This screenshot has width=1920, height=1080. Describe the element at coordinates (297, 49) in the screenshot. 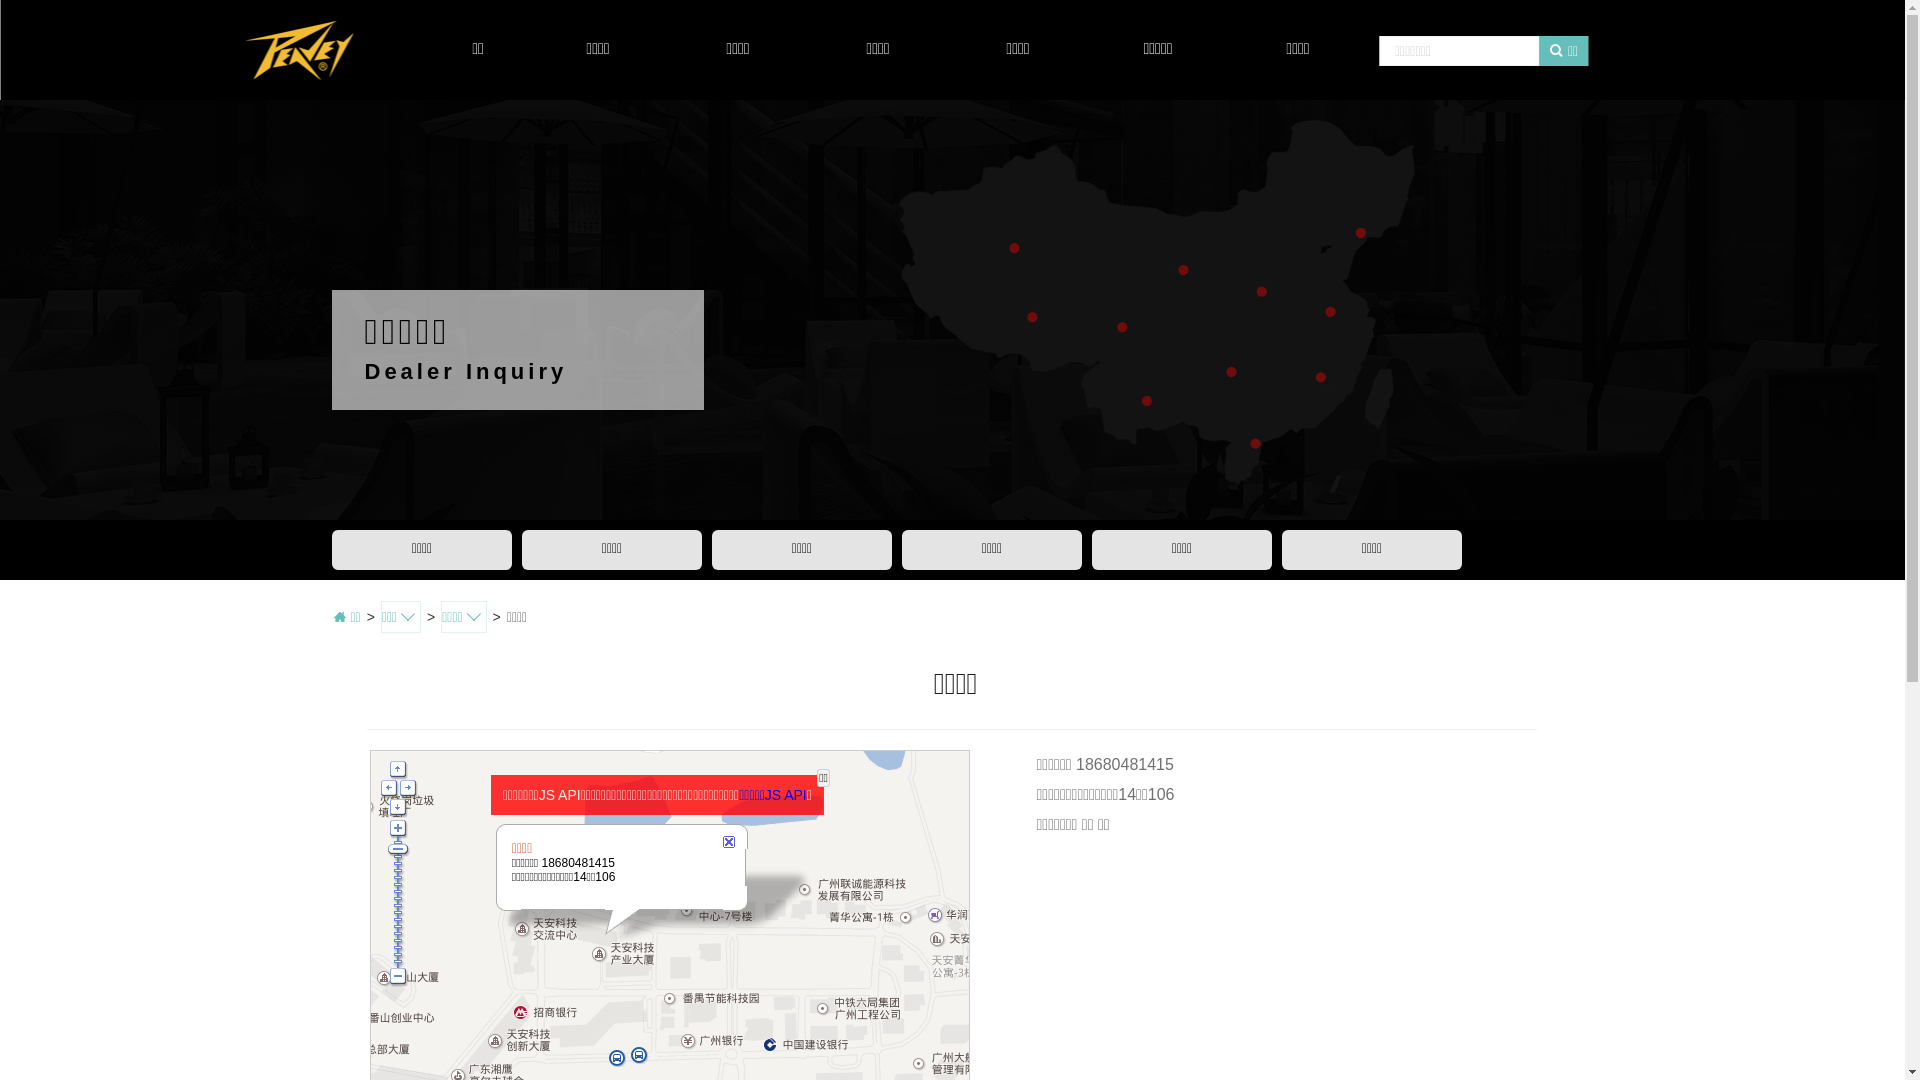

I see `'logo'` at that location.